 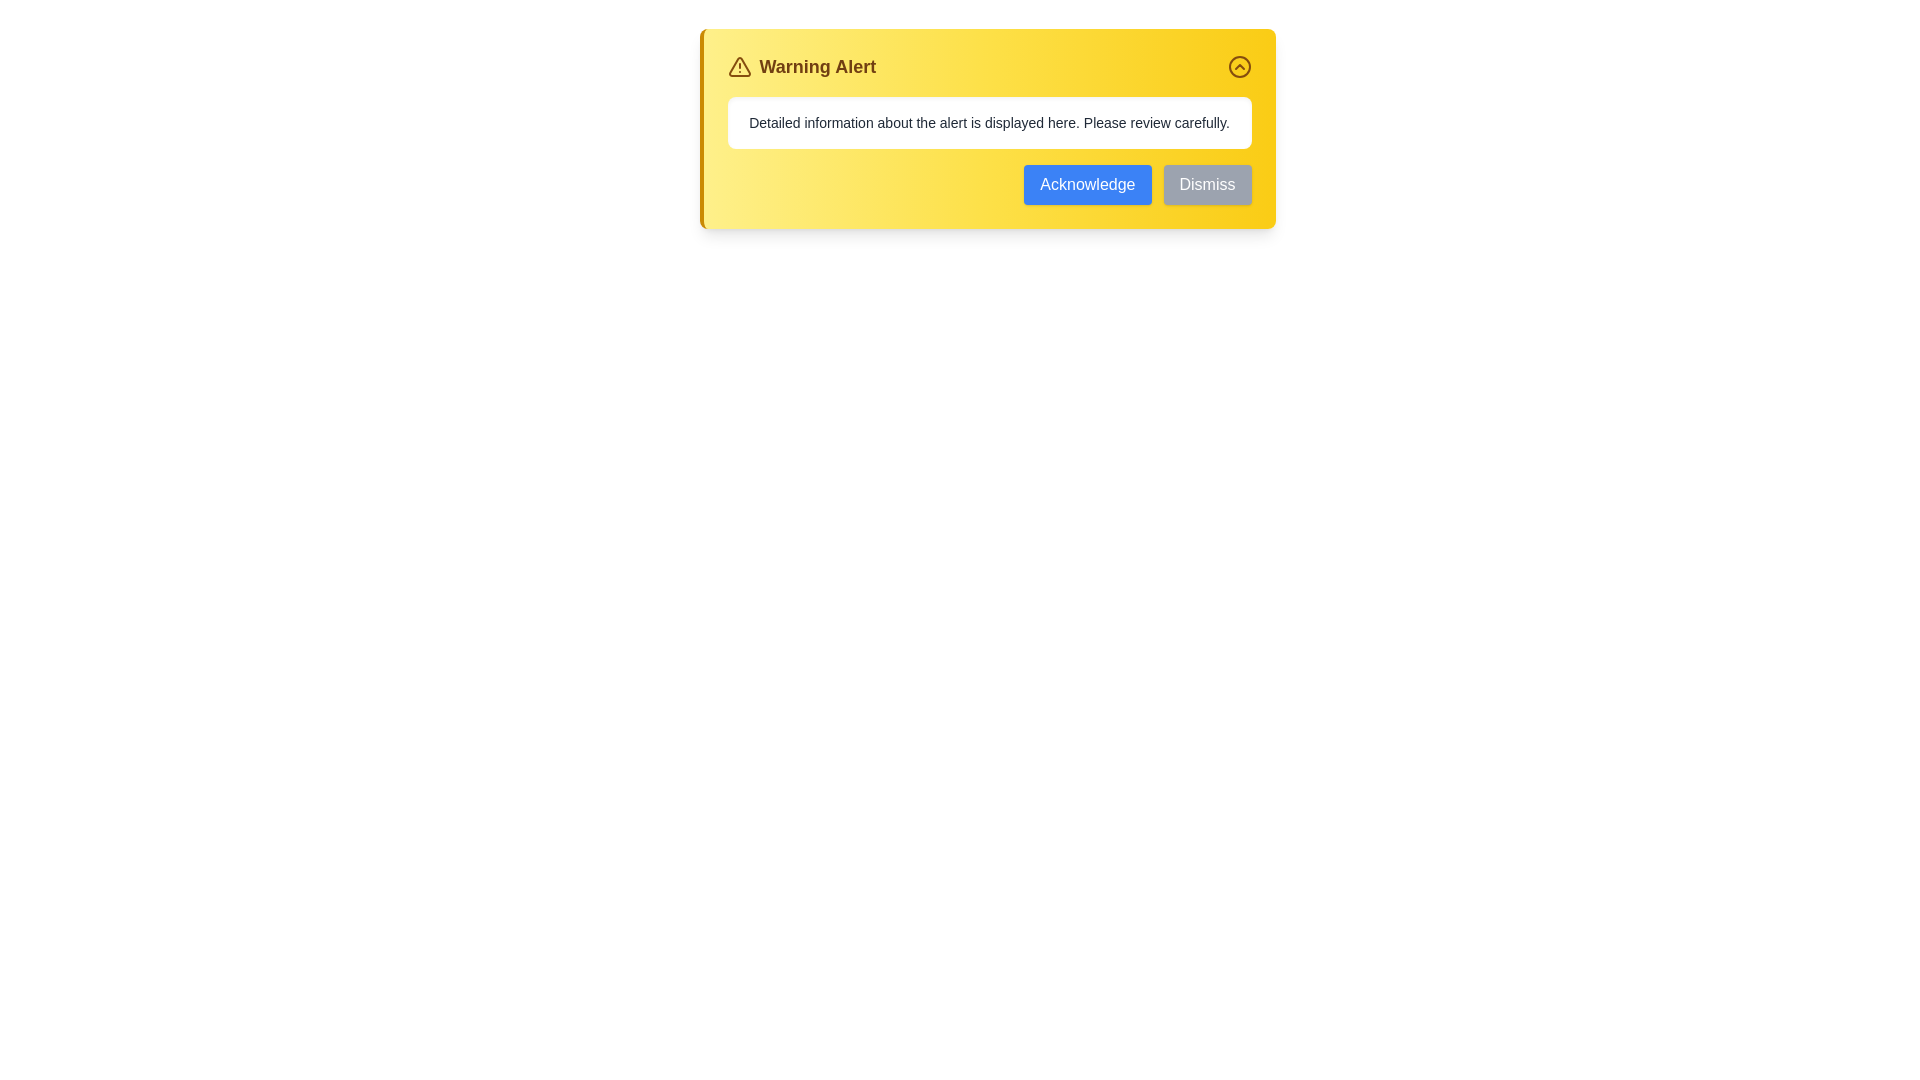 I want to click on the 'Acknowledge' button to acknowledge the alert, so click(x=1085, y=185).